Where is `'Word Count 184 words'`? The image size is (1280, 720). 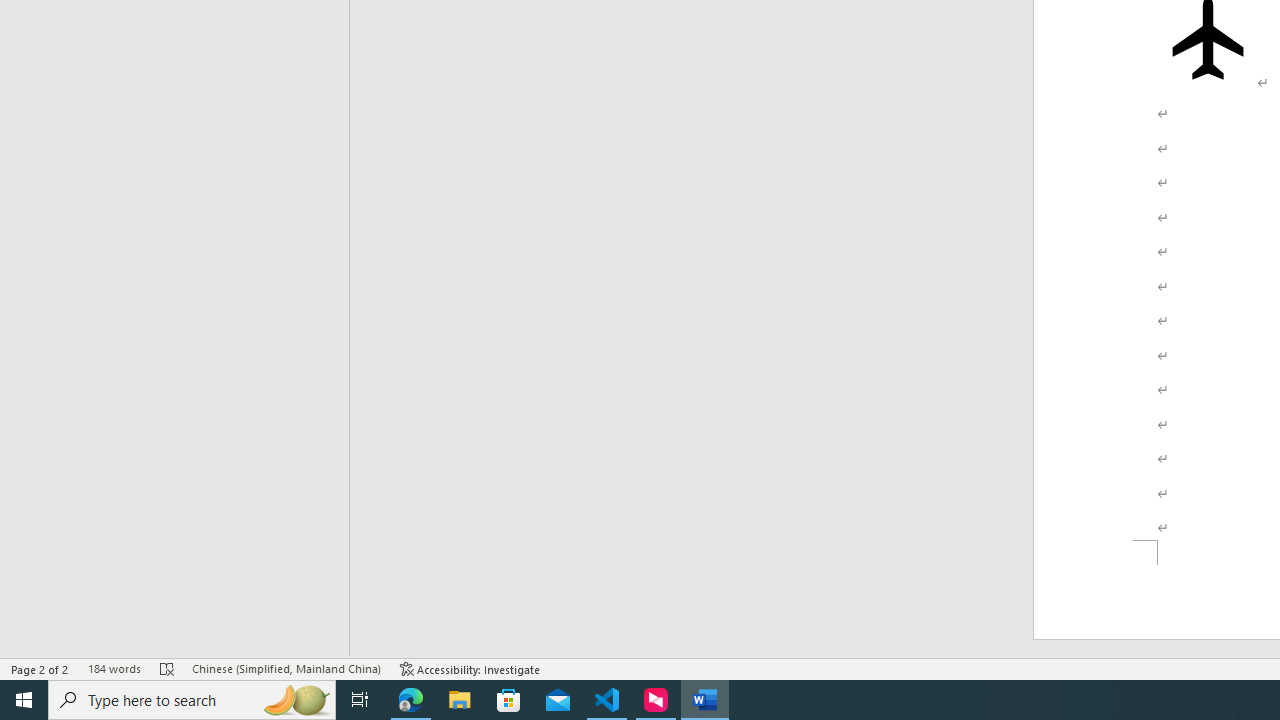 'Word Count 184 words' is located at coordinates (112, 669).